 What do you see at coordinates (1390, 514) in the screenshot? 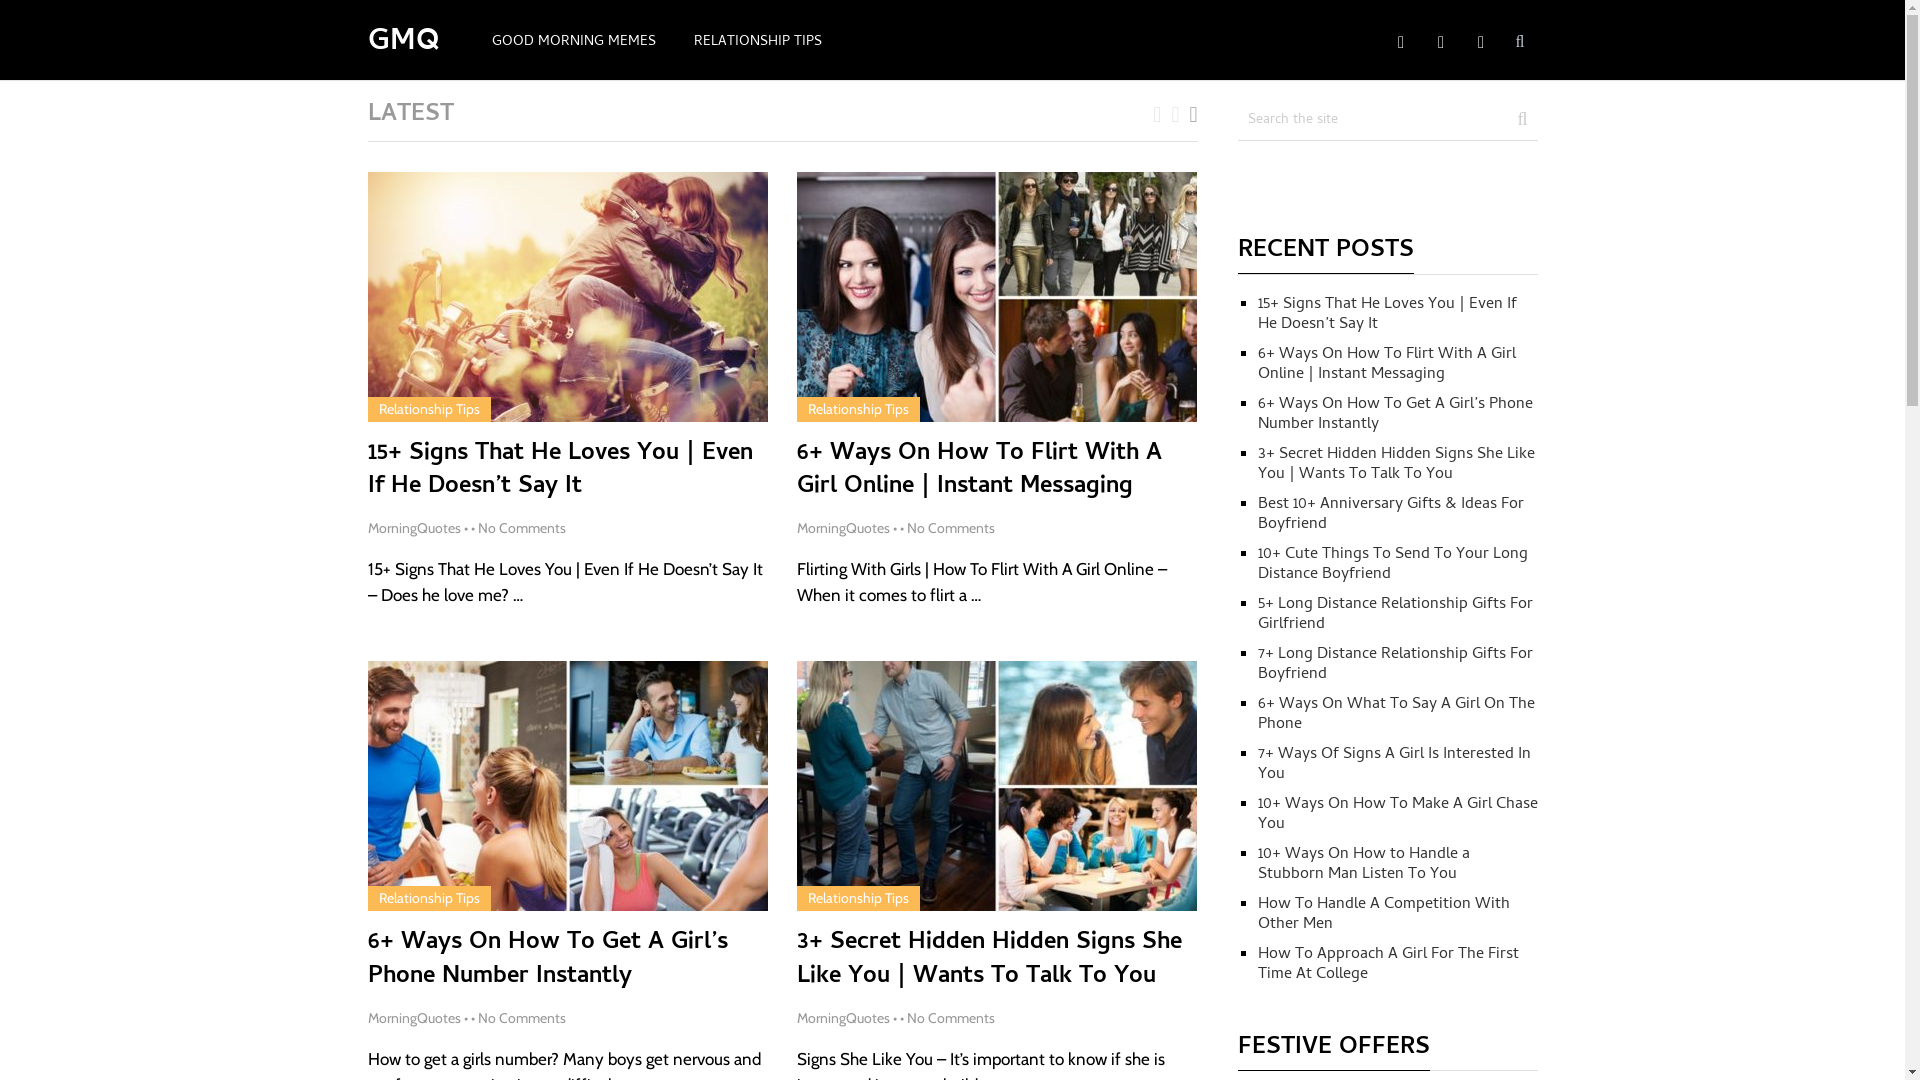
I see `'Best 10+ Anniversary Gifts & Ideas For Boyfriend'` at bounding box center [1390, 514].